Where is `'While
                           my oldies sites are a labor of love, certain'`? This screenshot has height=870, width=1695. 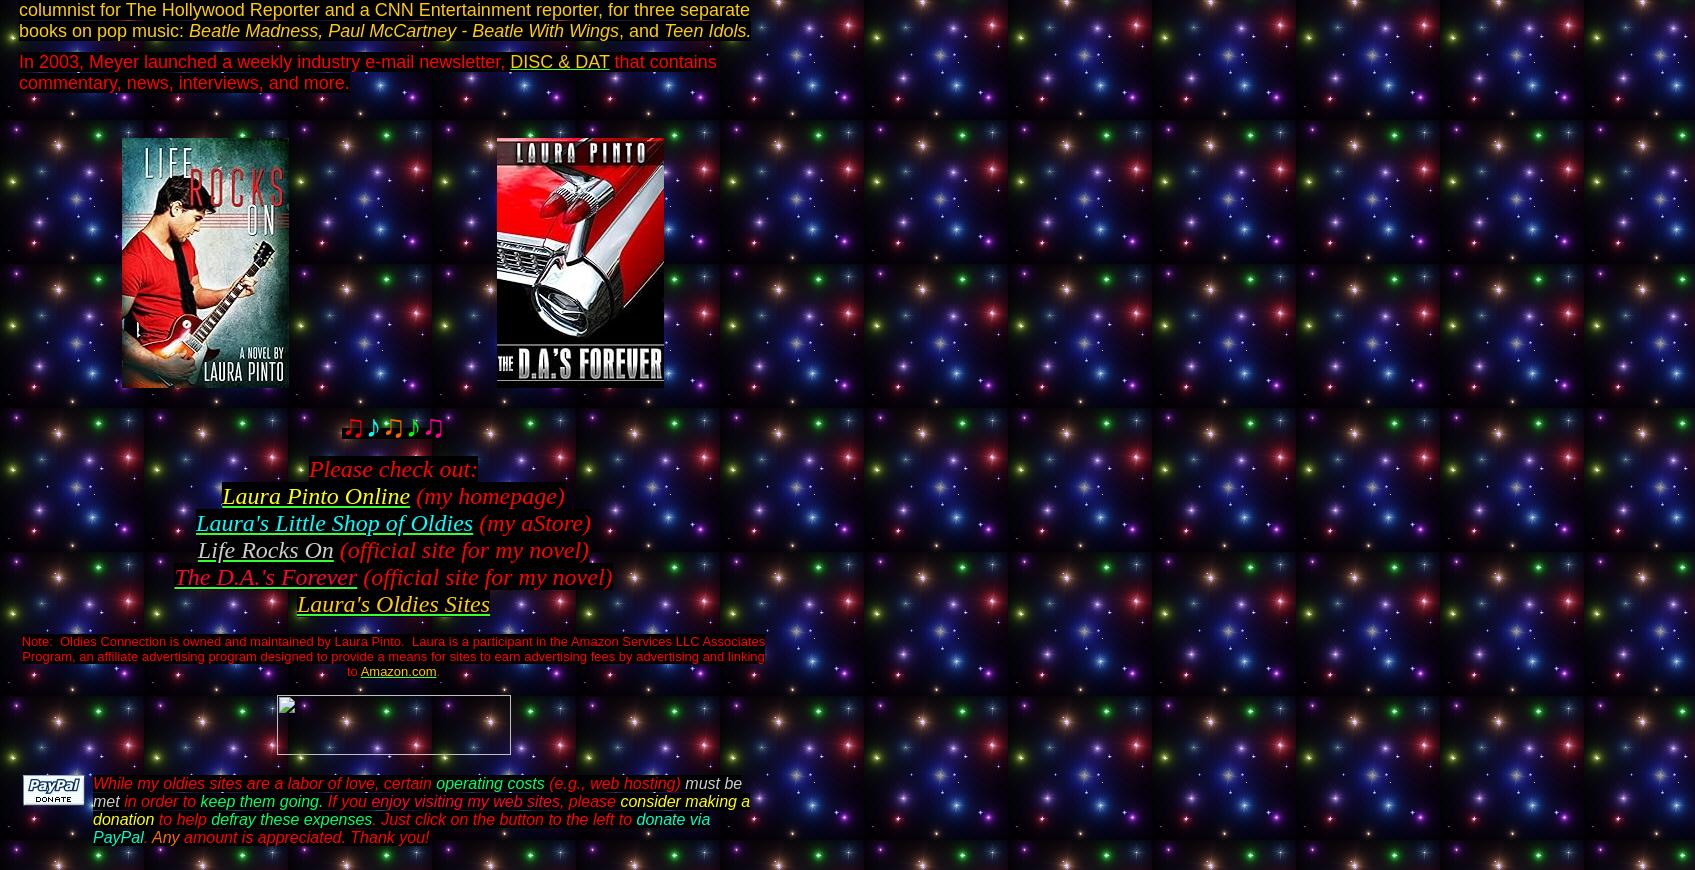
'While
                           my oldies sites are a labor of love, certain' is located at coordinates (262, 783).